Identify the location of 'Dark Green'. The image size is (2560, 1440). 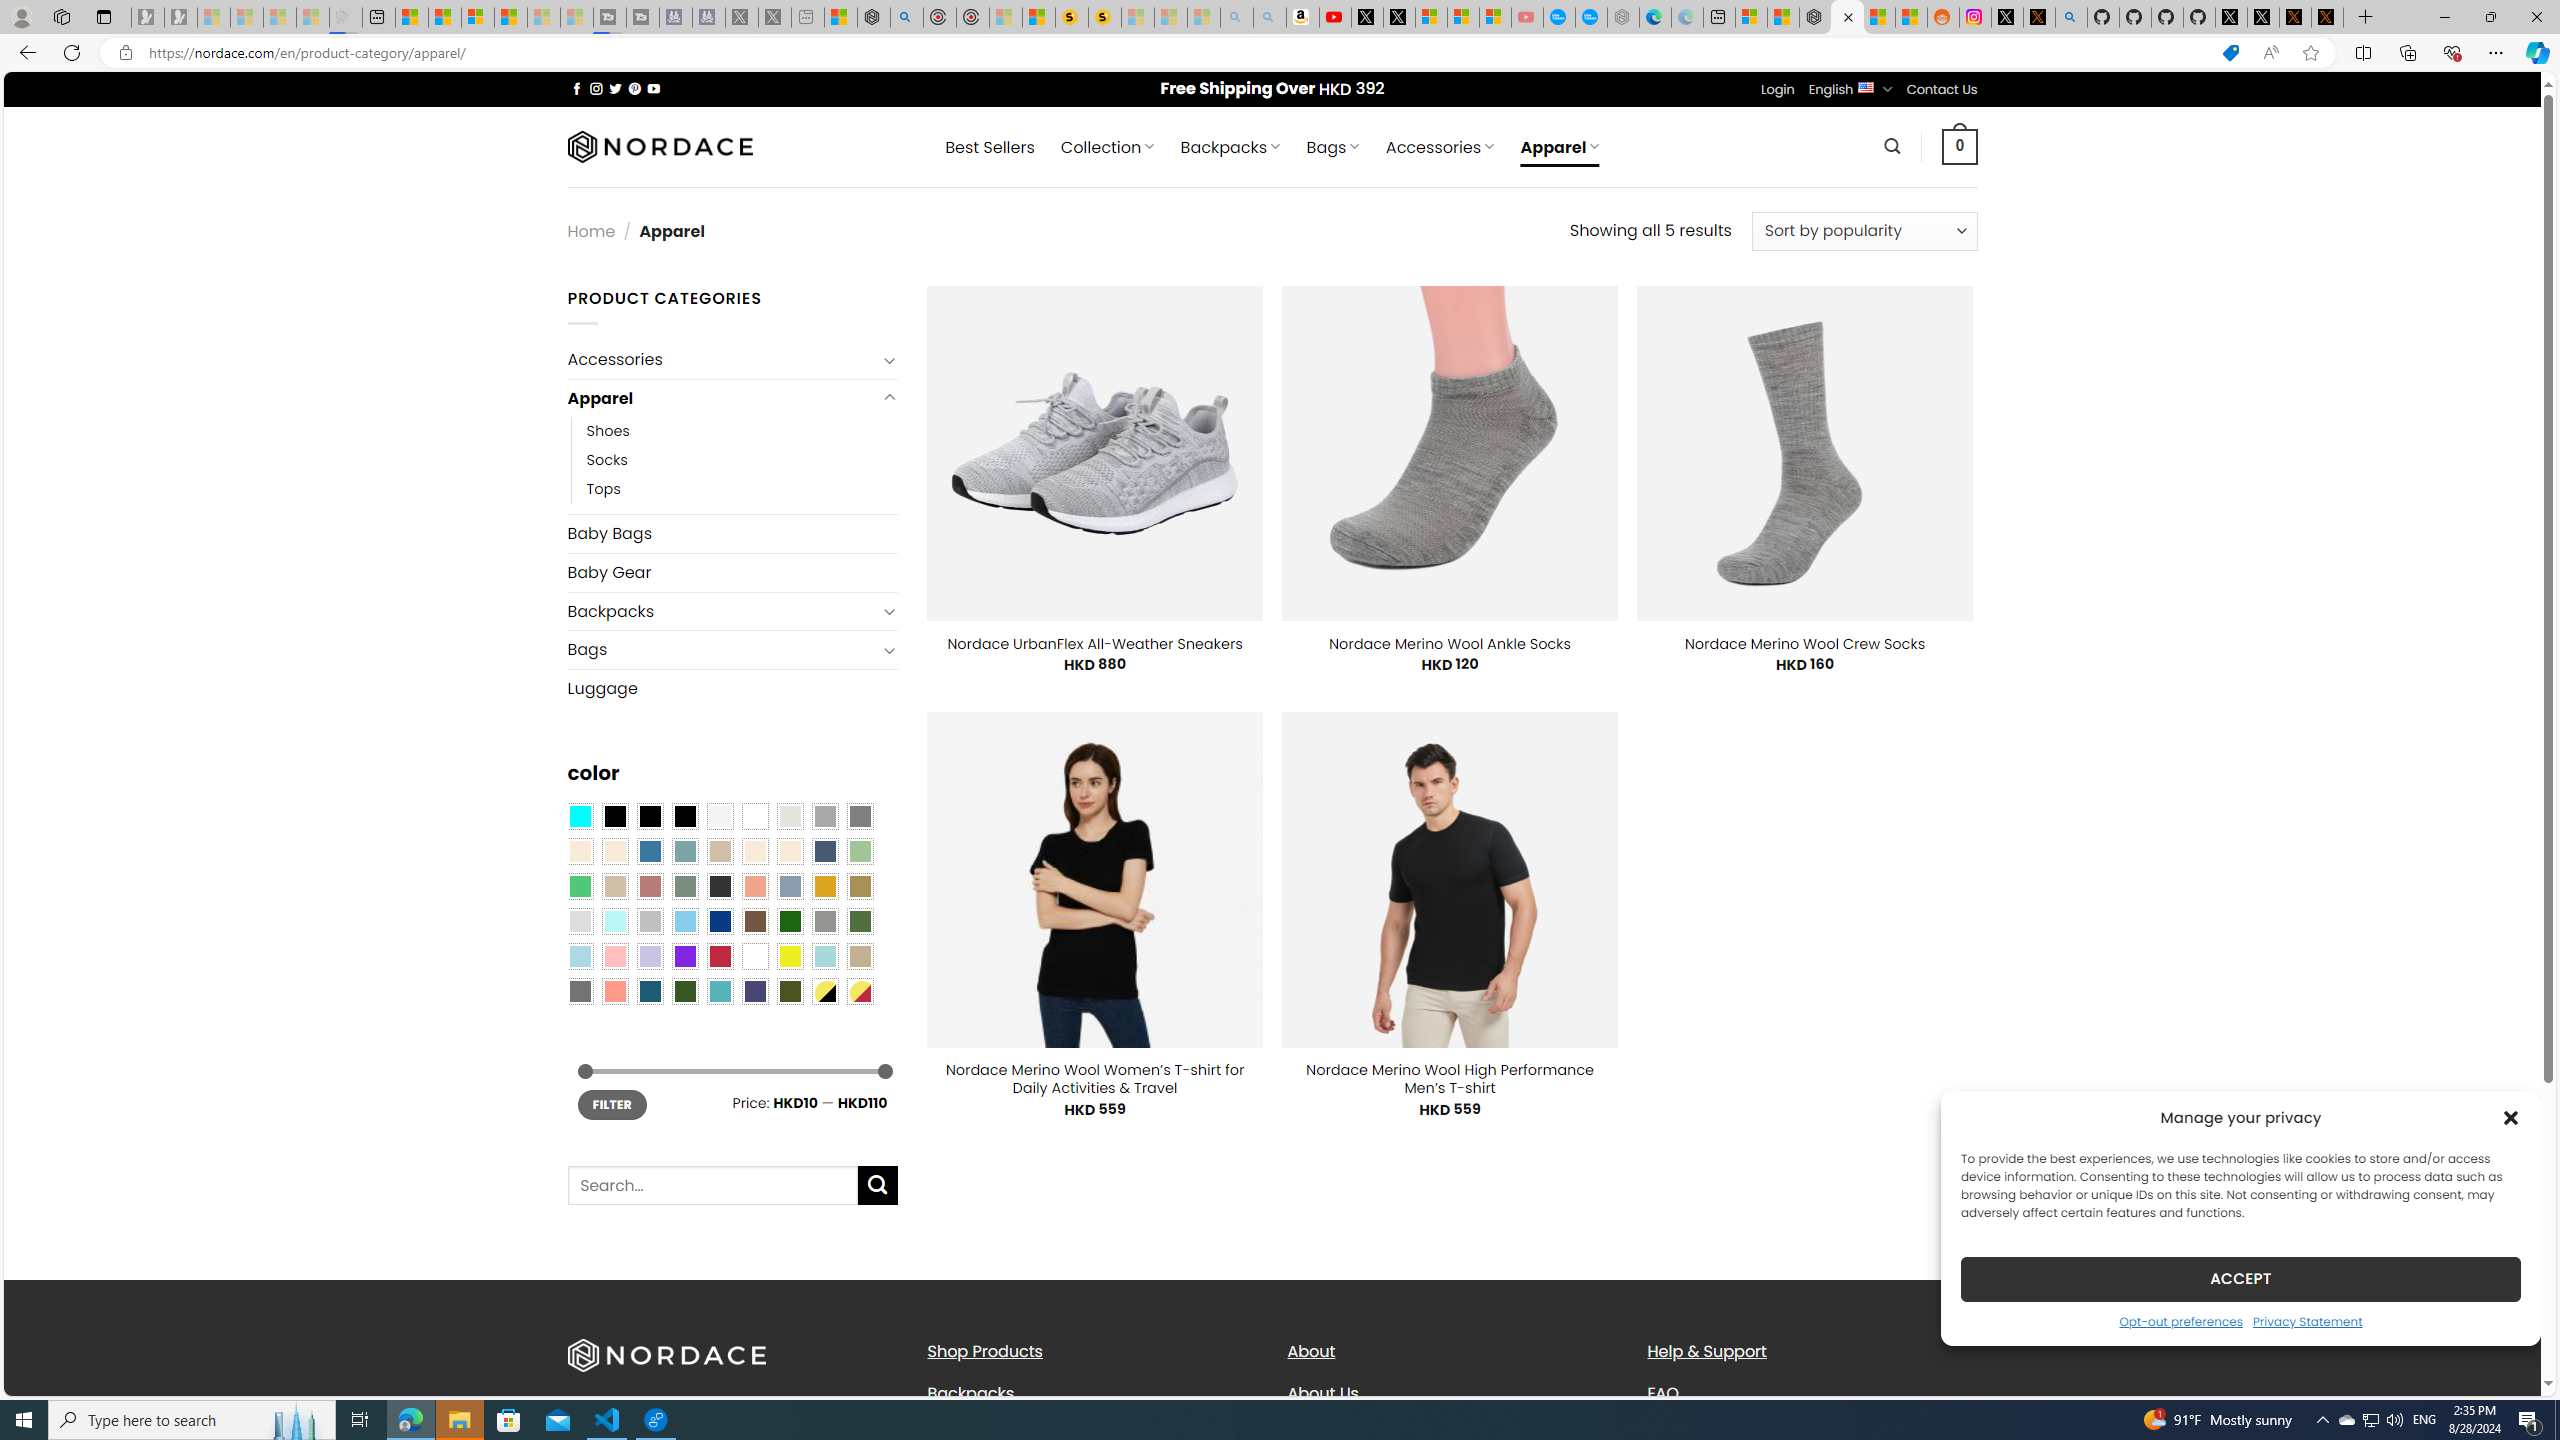
(790, 920).